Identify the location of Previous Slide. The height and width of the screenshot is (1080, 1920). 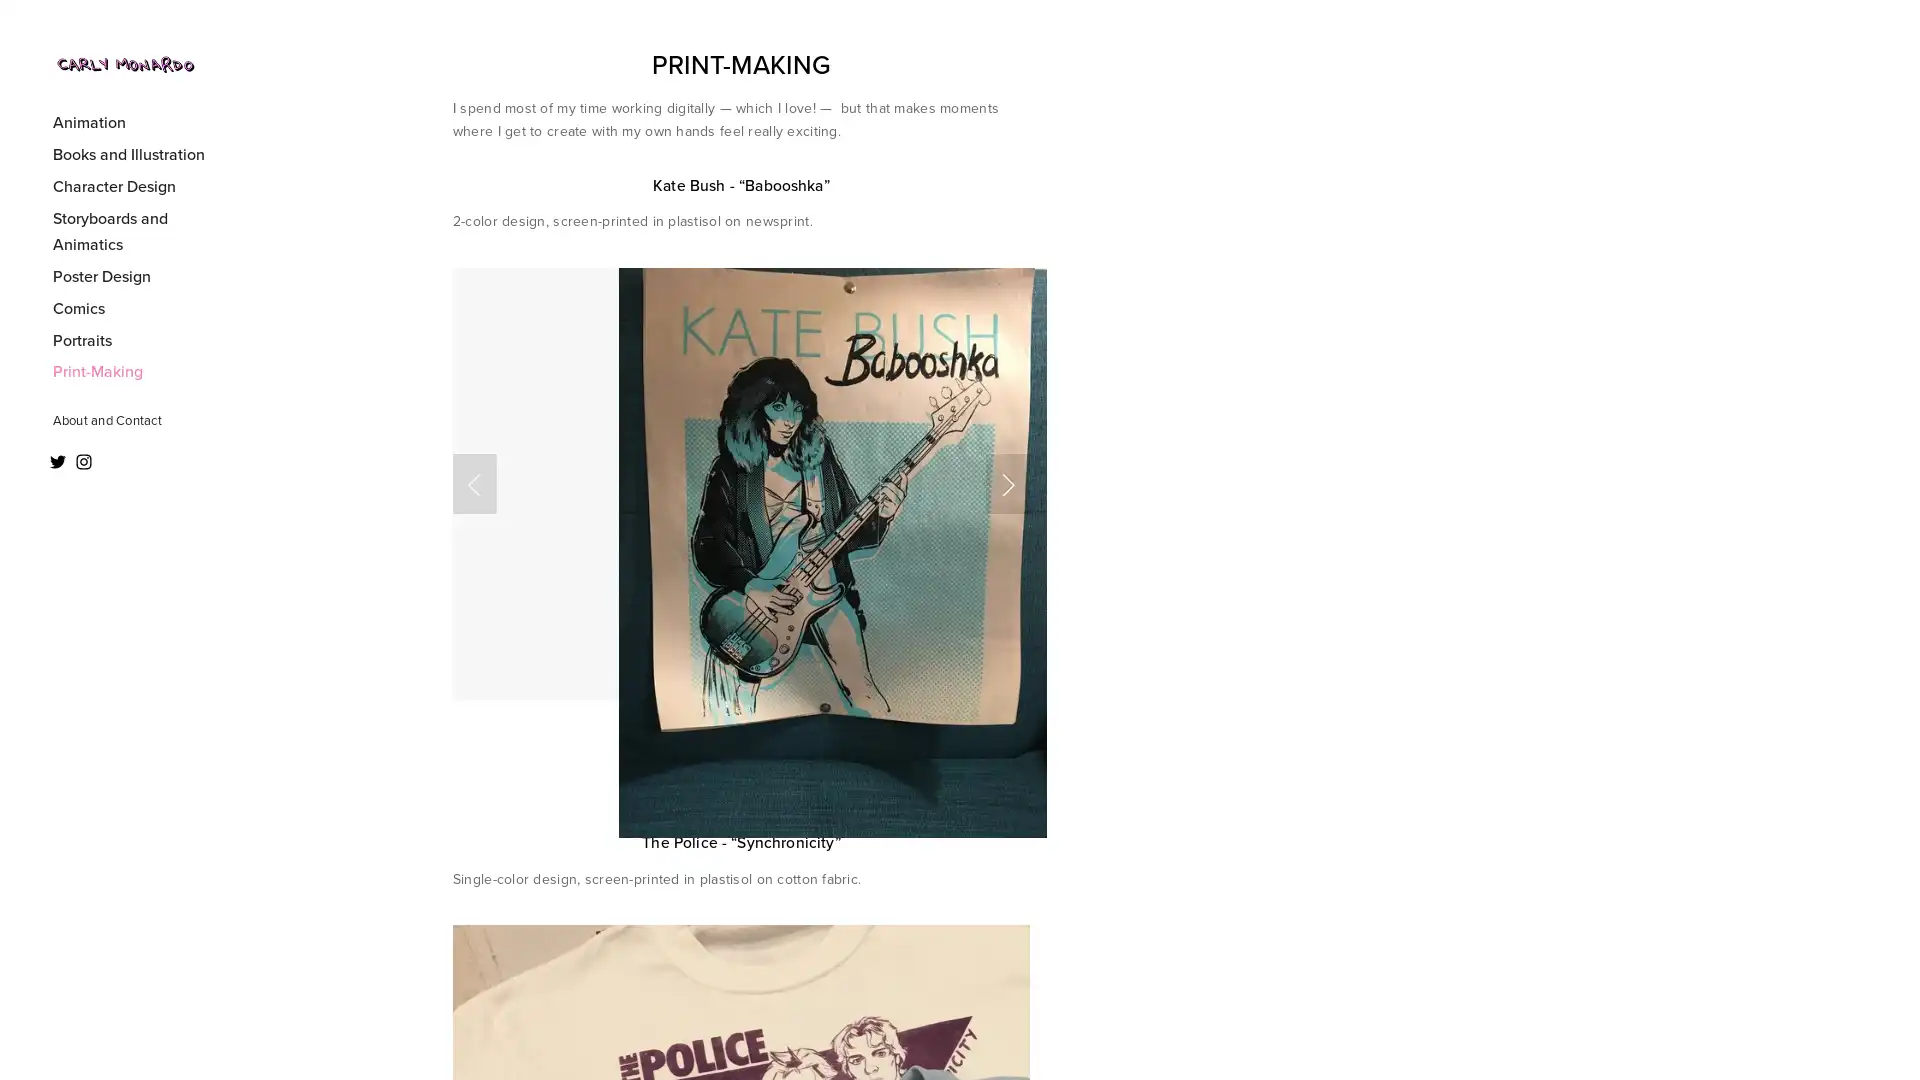
(473, 483).